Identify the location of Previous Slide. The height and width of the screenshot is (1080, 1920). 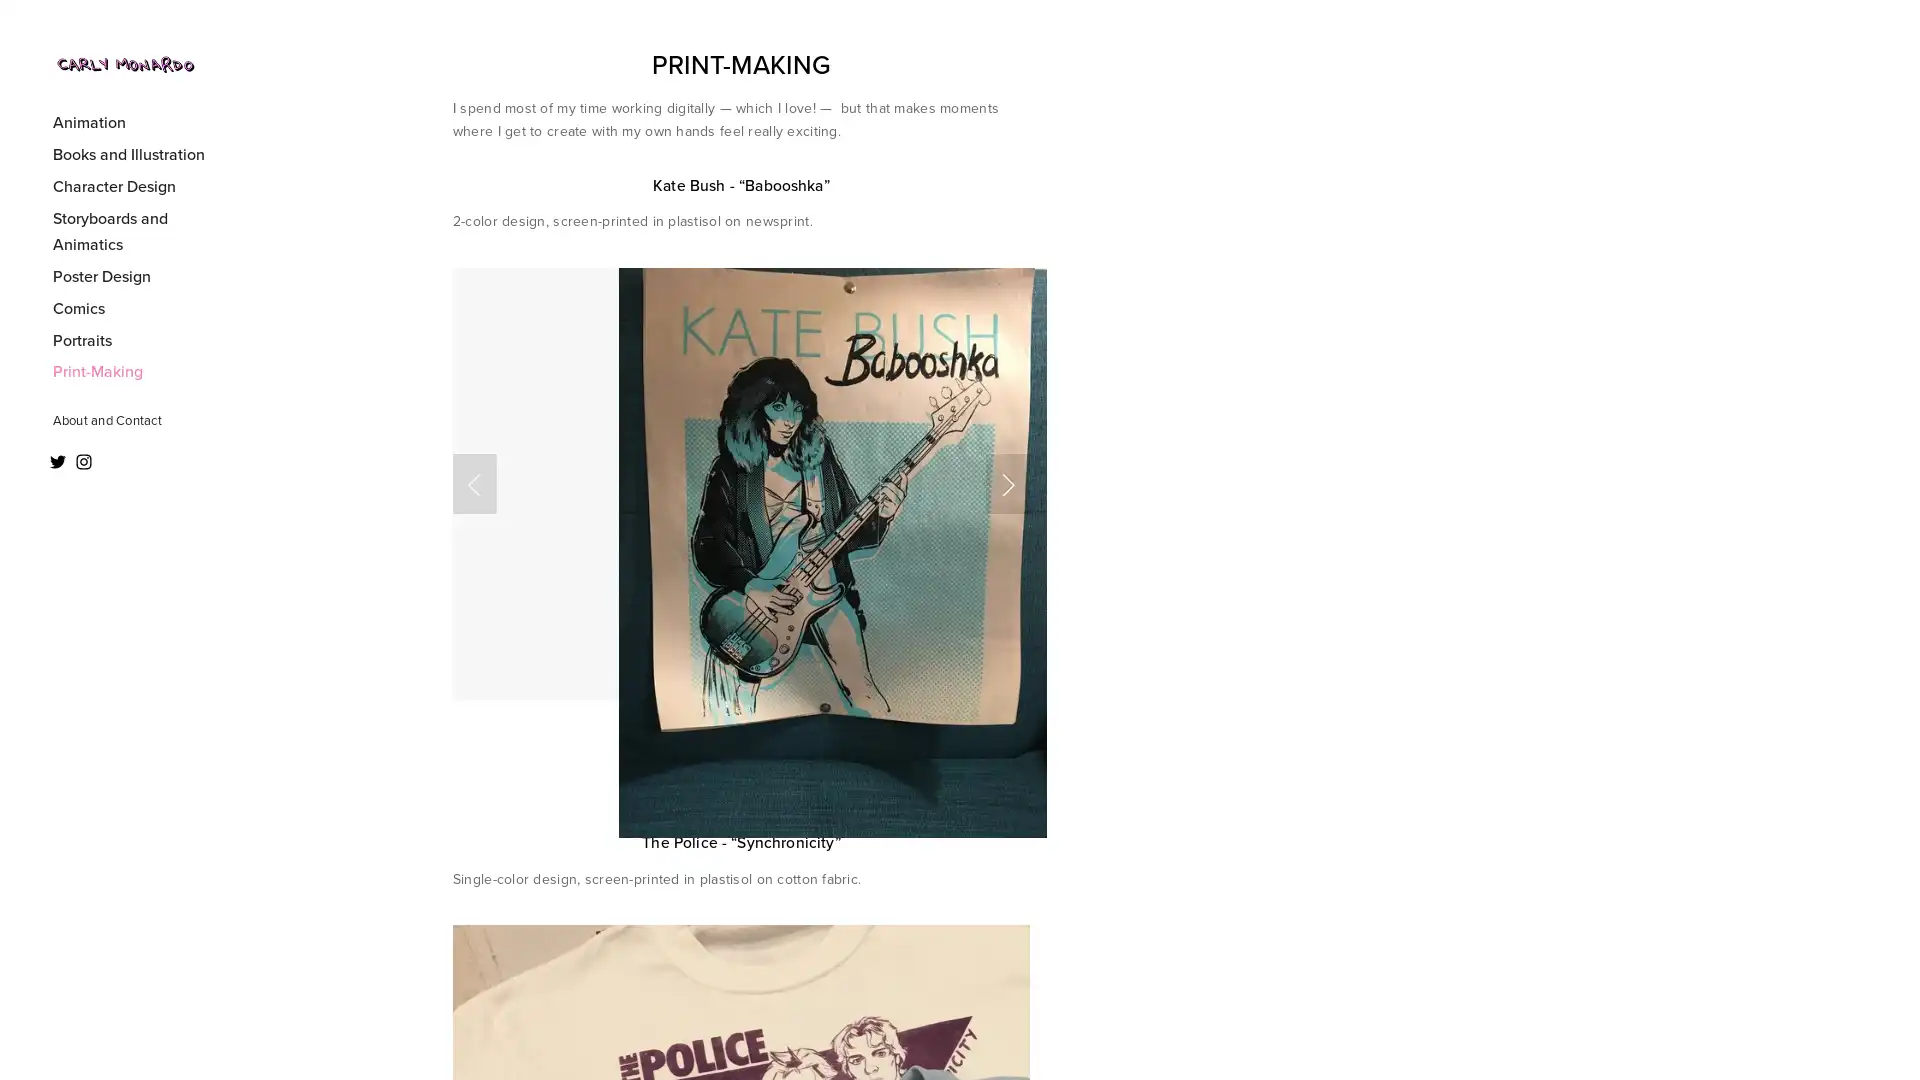
(473, 483).